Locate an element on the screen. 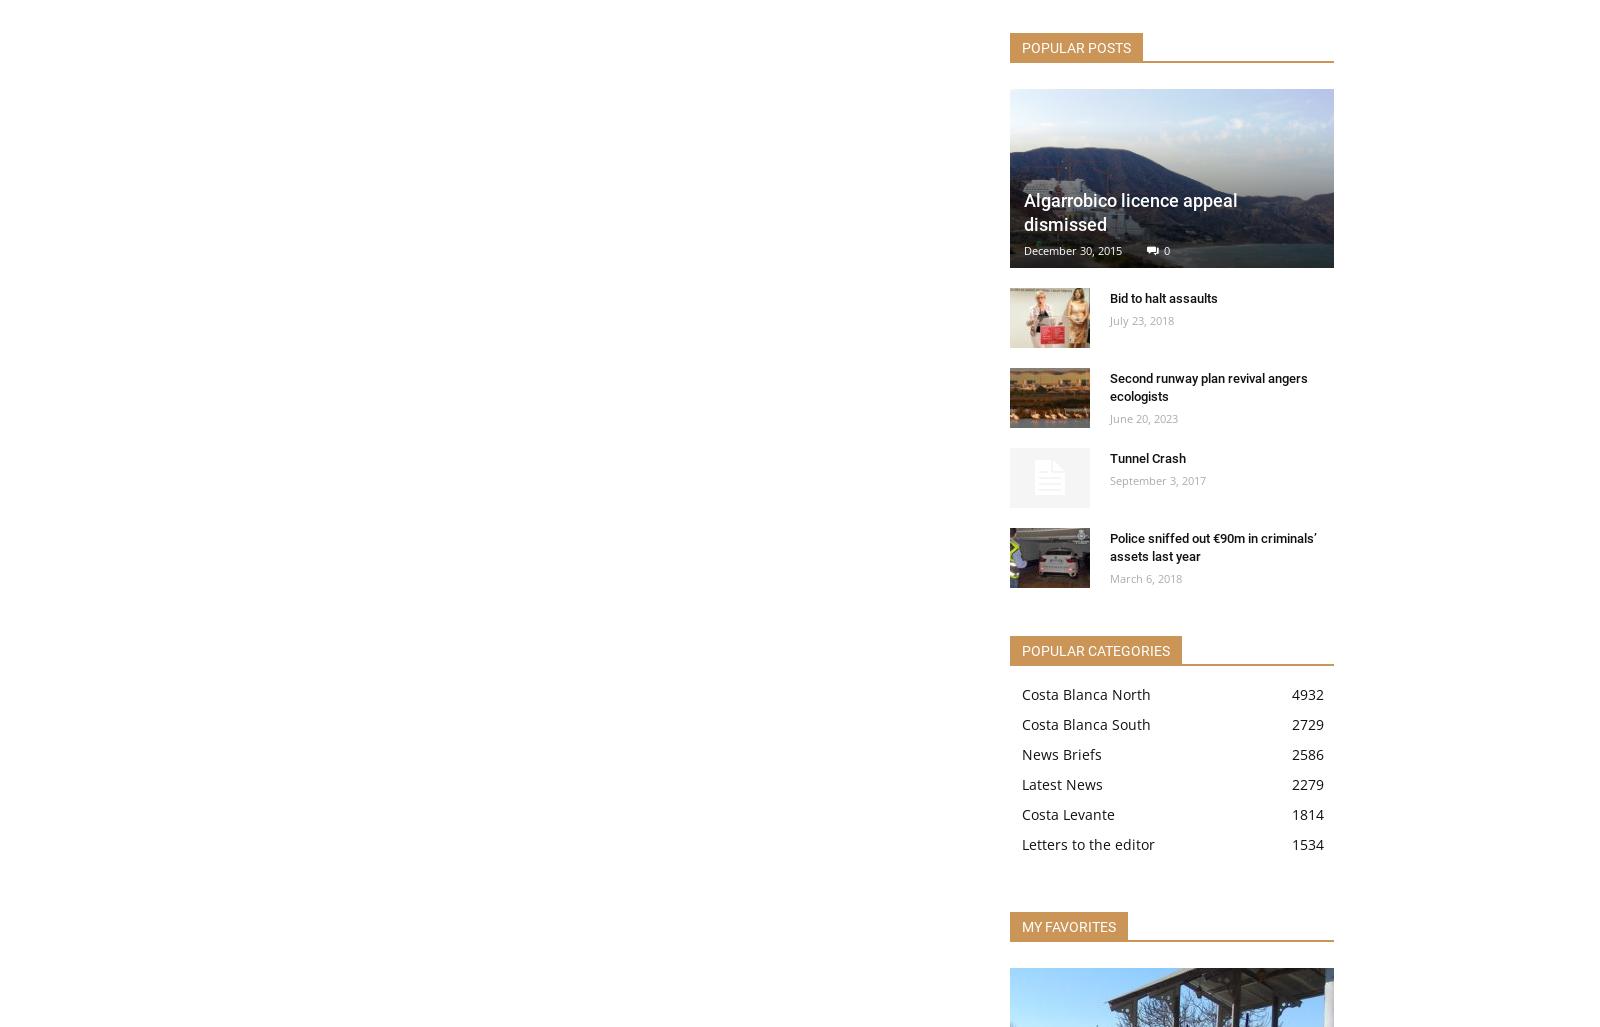 The height and width of the screenshot is (1027, 1600). 'News Briefs' is located at coordinates (1022, 753).